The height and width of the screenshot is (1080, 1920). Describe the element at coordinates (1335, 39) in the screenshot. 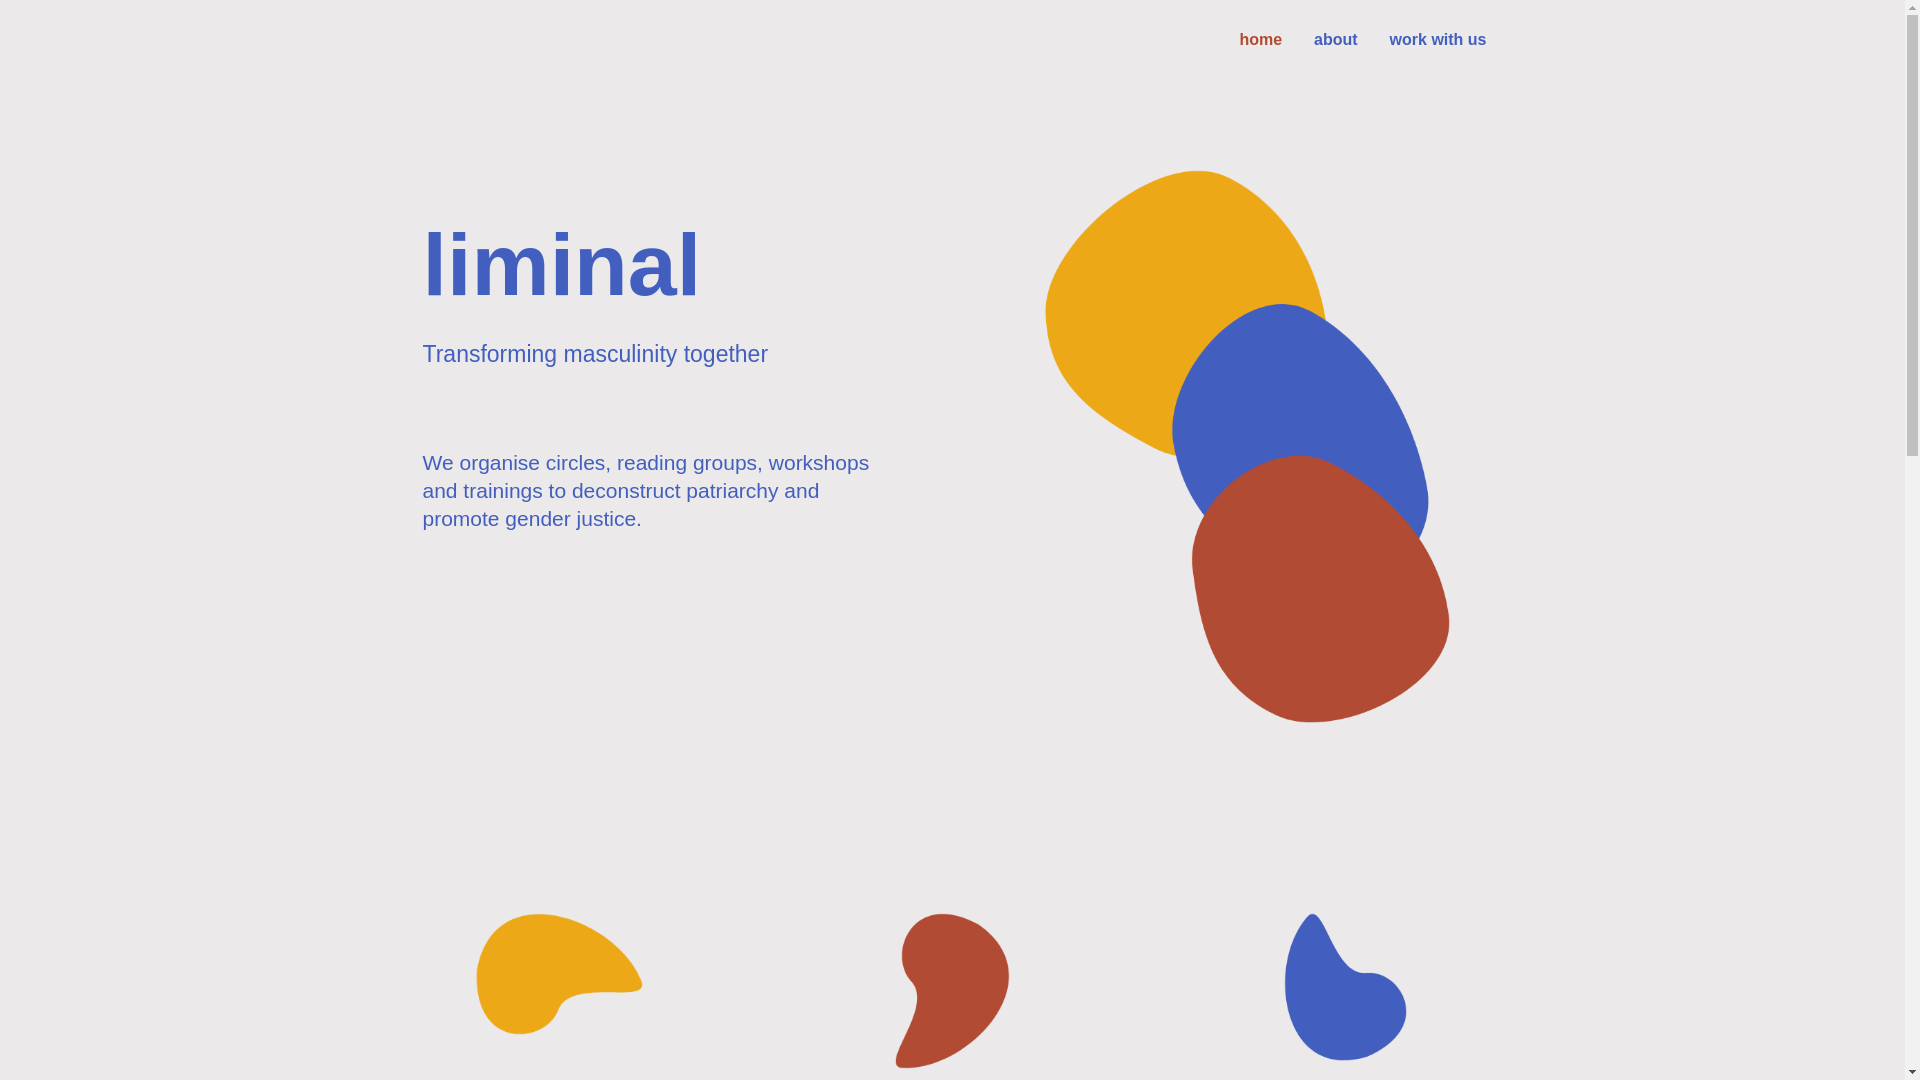

I see `'about'` at that location.